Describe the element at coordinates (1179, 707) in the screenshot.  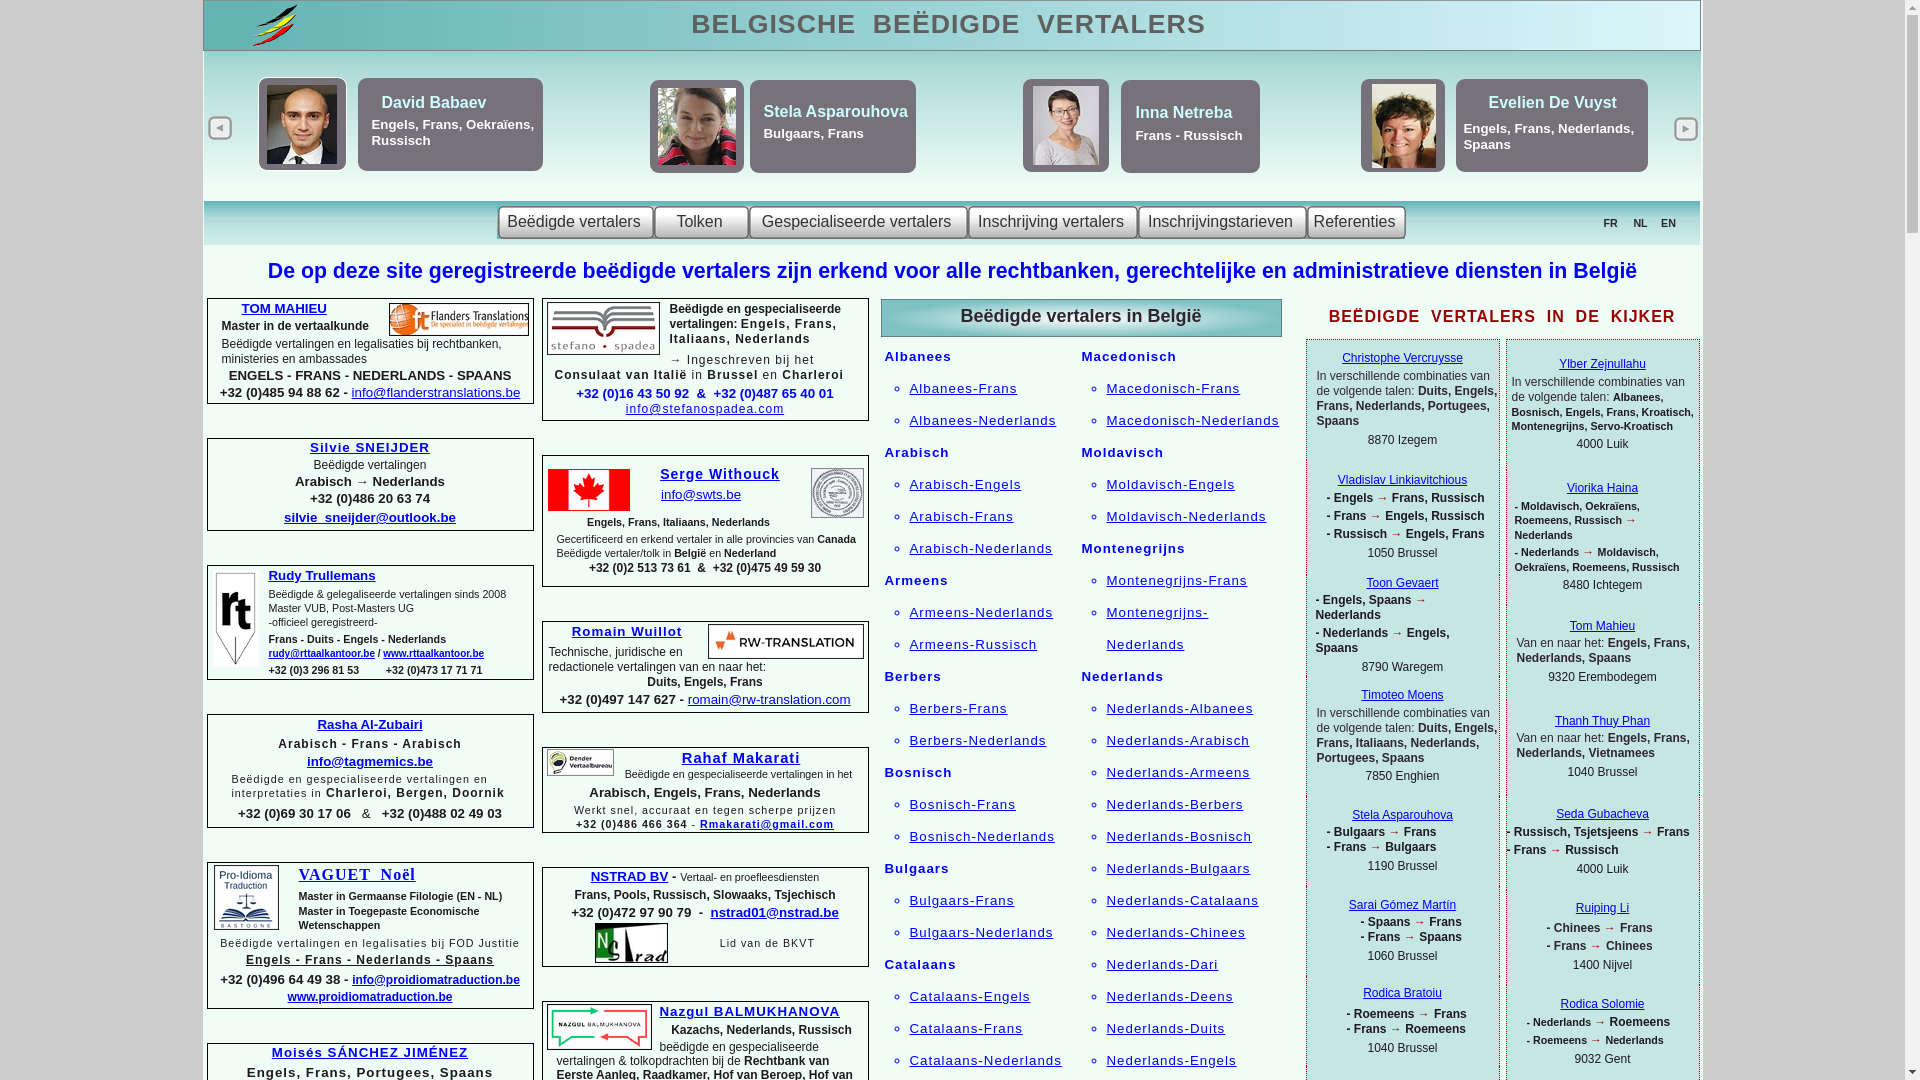
I see `'Nederlands-Albanees'` at that location.